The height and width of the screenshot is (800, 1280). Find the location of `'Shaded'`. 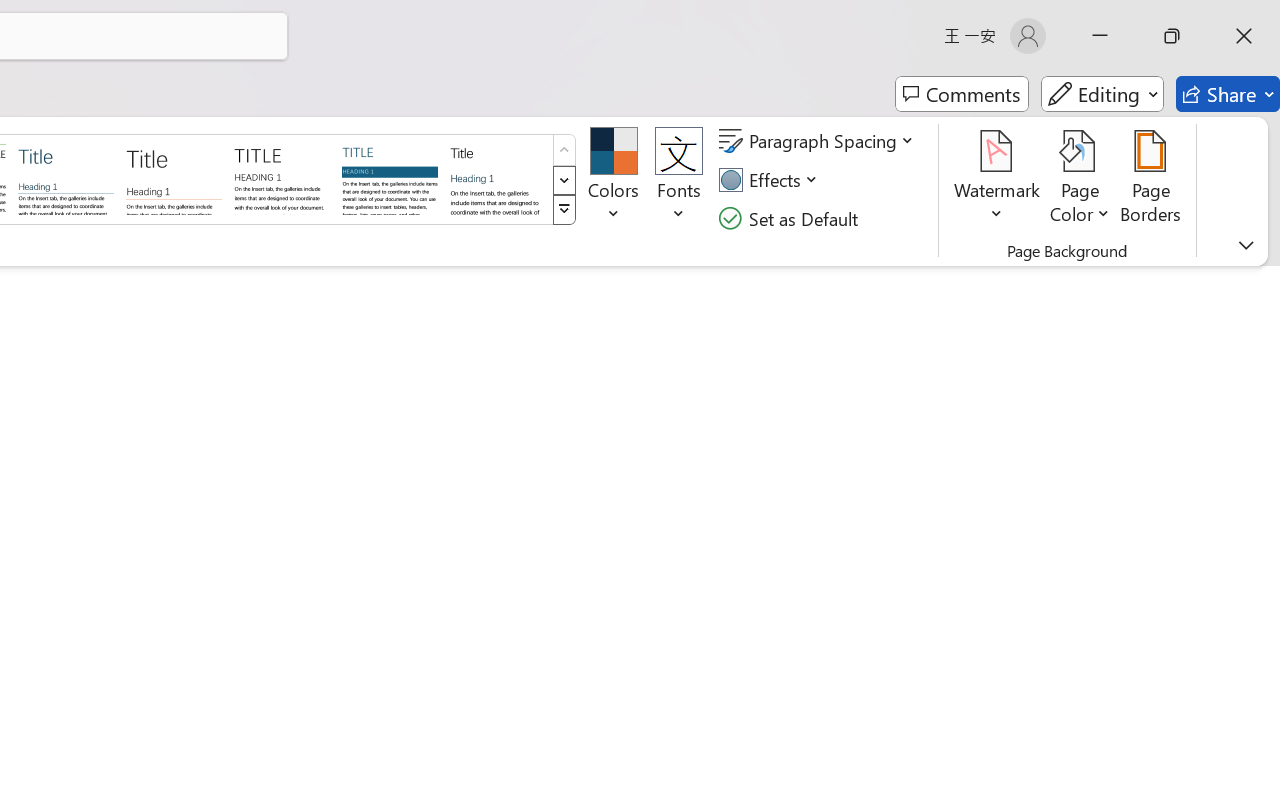

'Shaded' is located at coordinates (389, 177).